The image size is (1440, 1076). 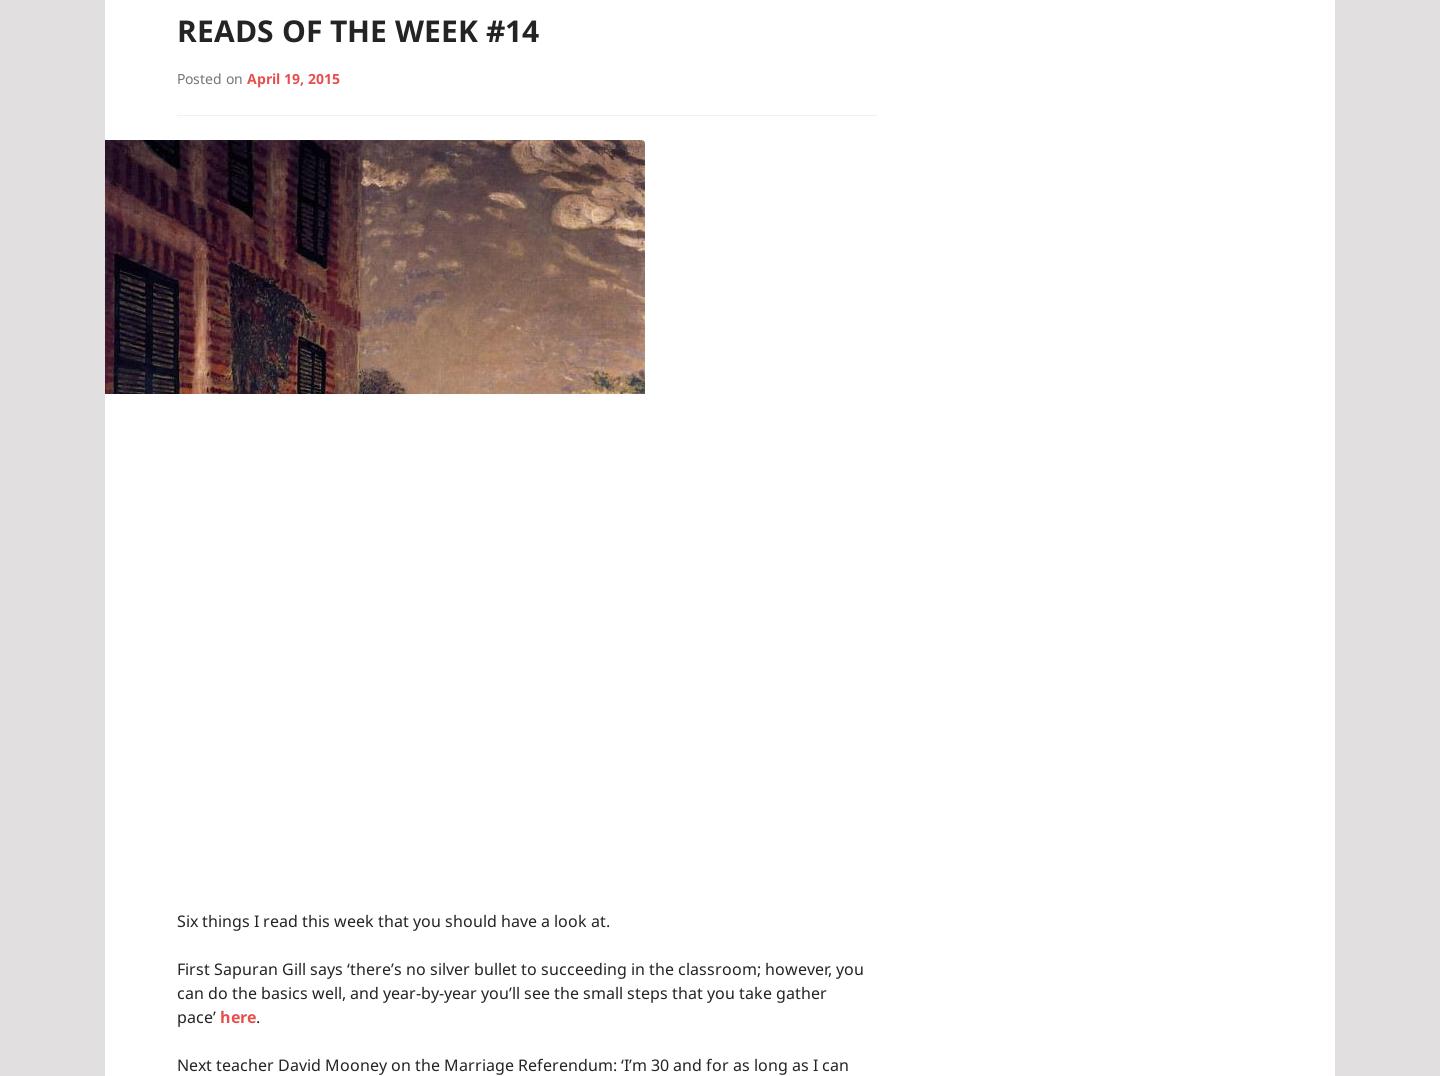 I want to click on 'First', so click(x=195, y=967).